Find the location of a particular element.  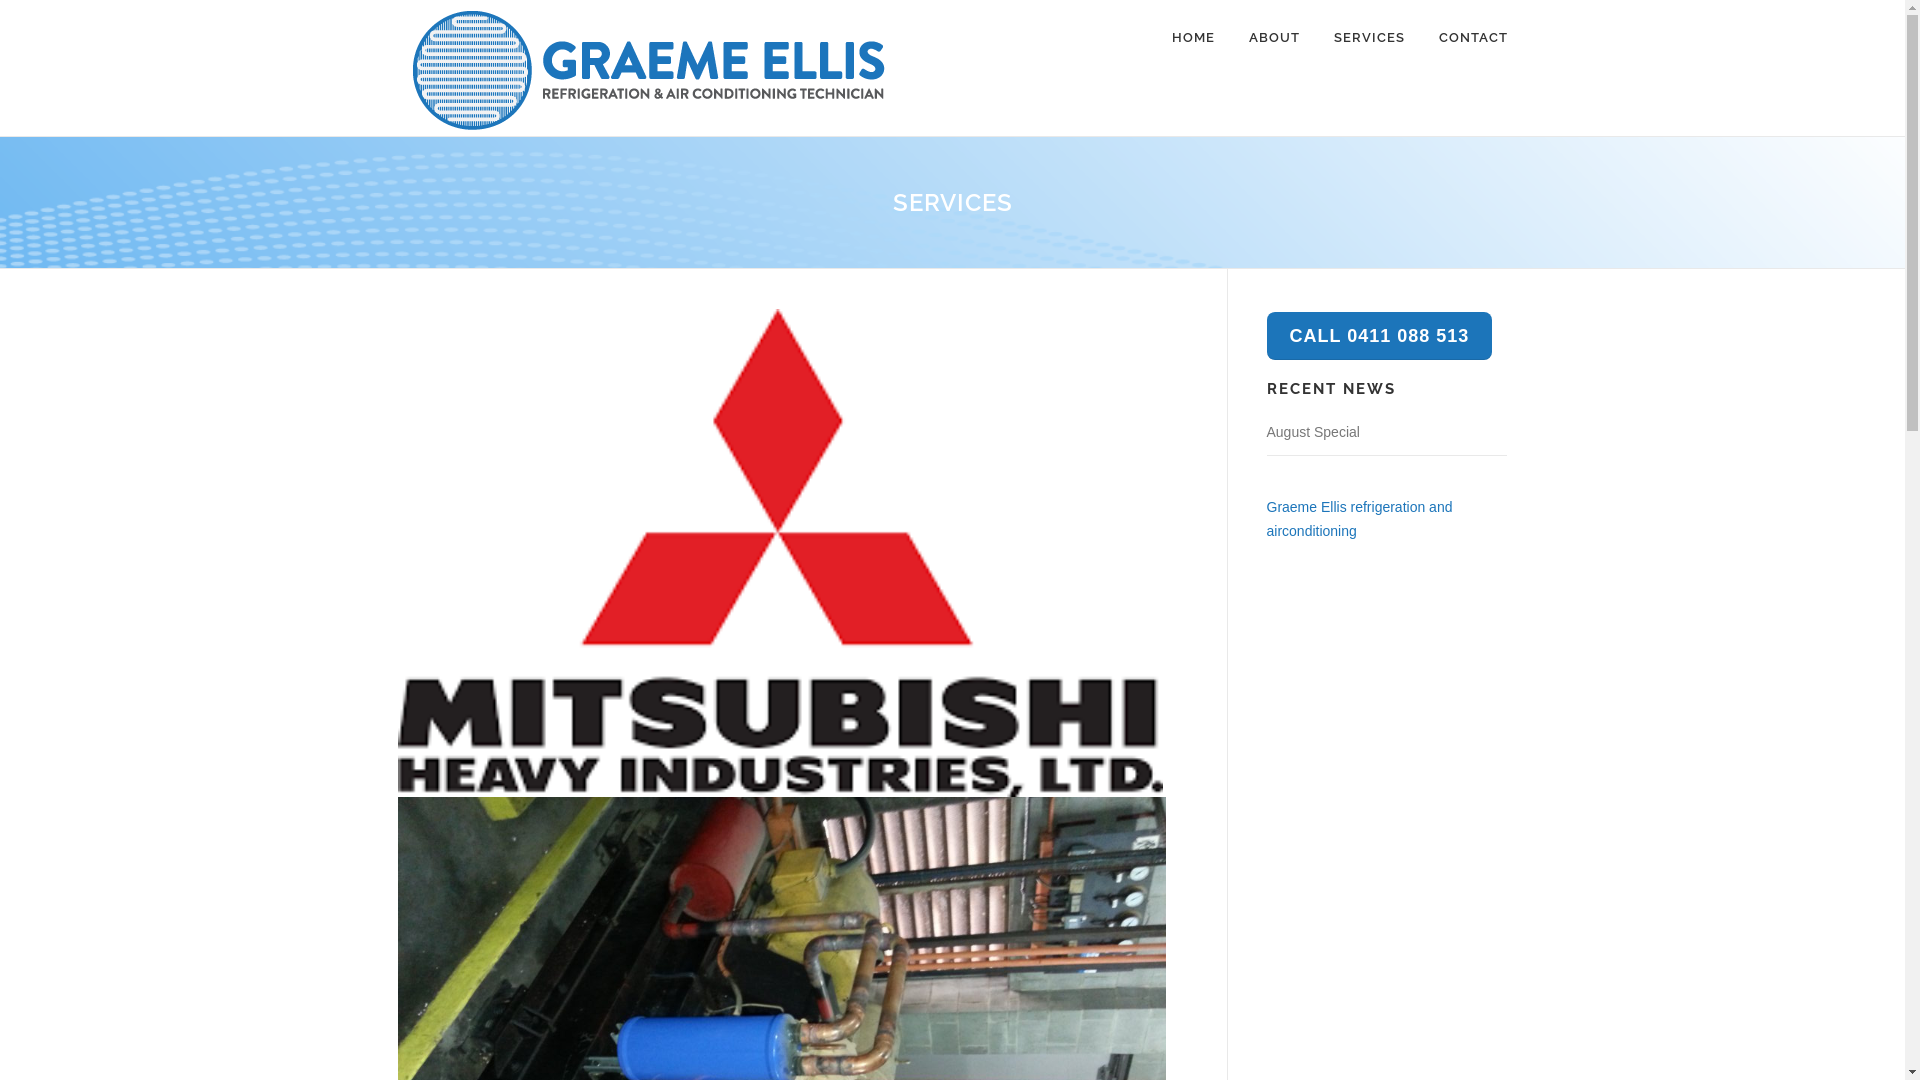

'Graeme Ellis refrigeration and airconditioning' is located at coordinates (1358, 518).